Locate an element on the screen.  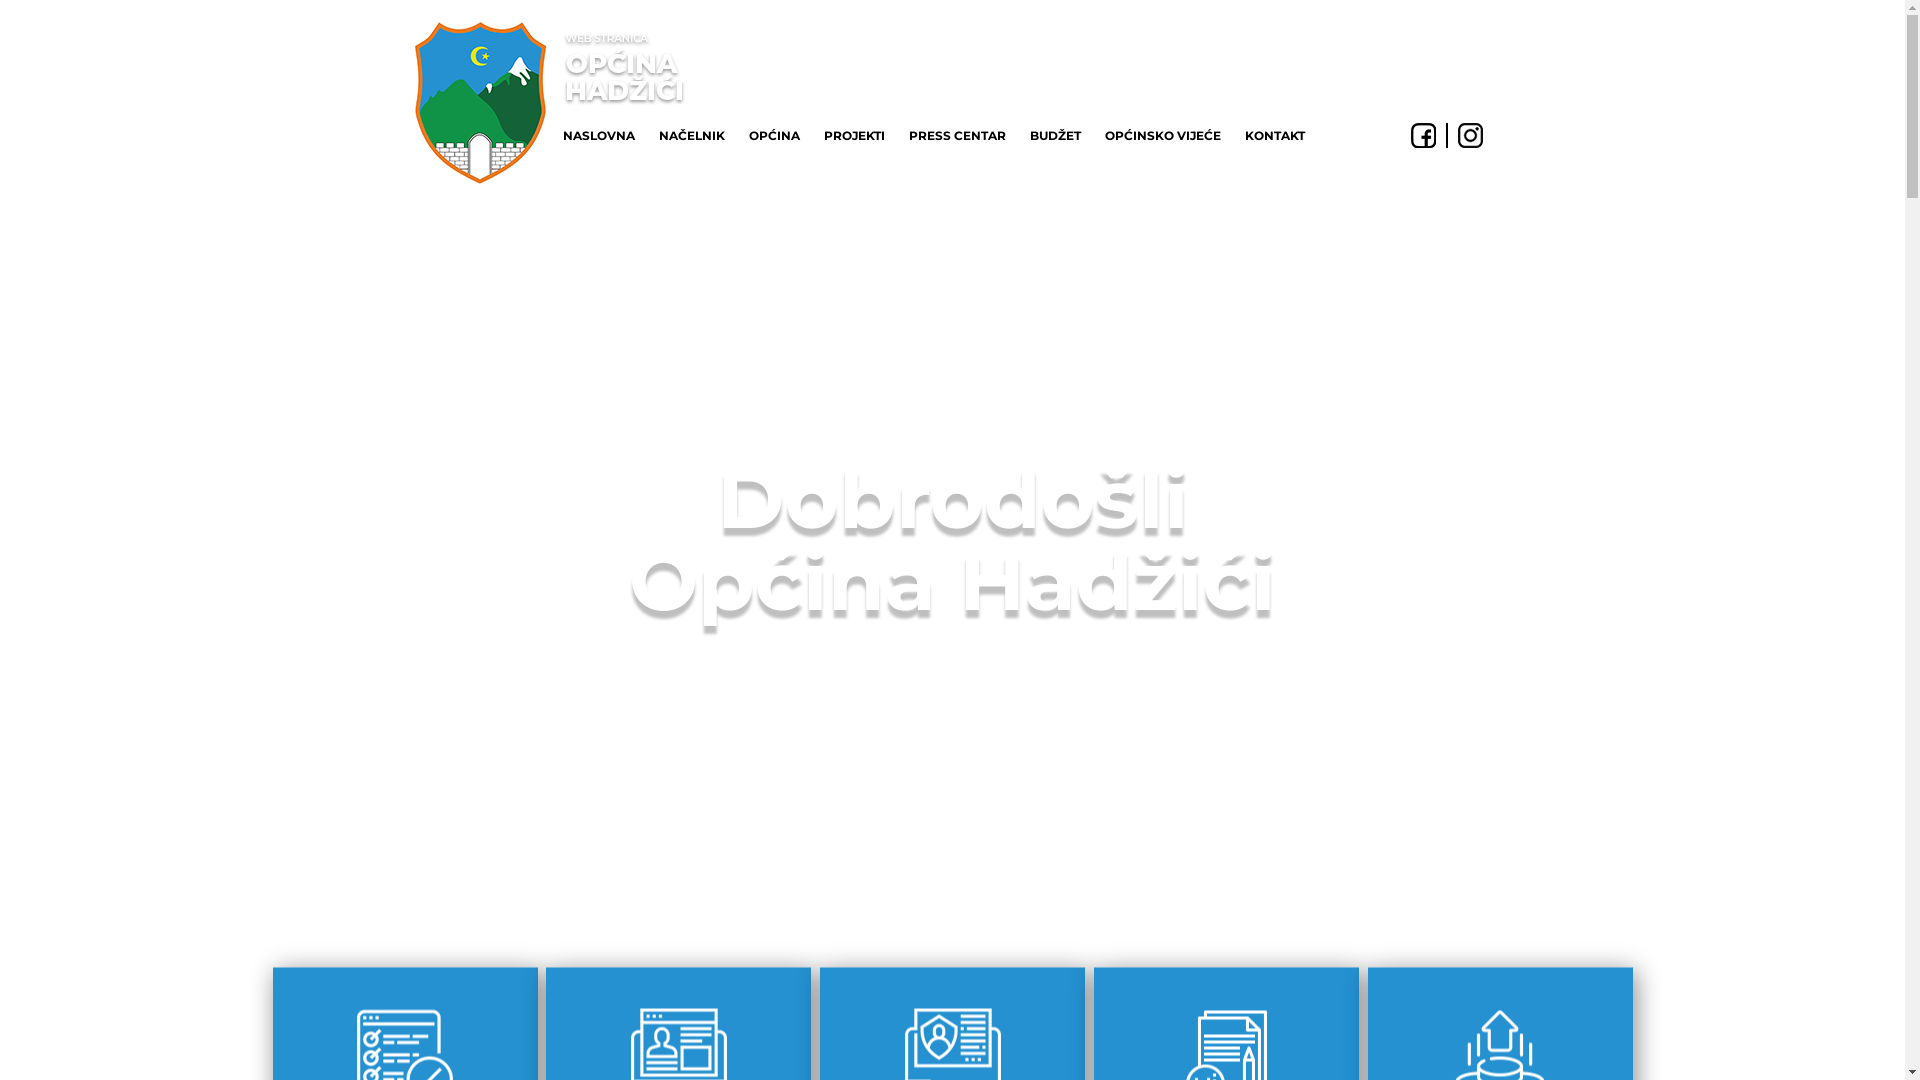
'KONTAKT' is located at coordinates (1272, 135).